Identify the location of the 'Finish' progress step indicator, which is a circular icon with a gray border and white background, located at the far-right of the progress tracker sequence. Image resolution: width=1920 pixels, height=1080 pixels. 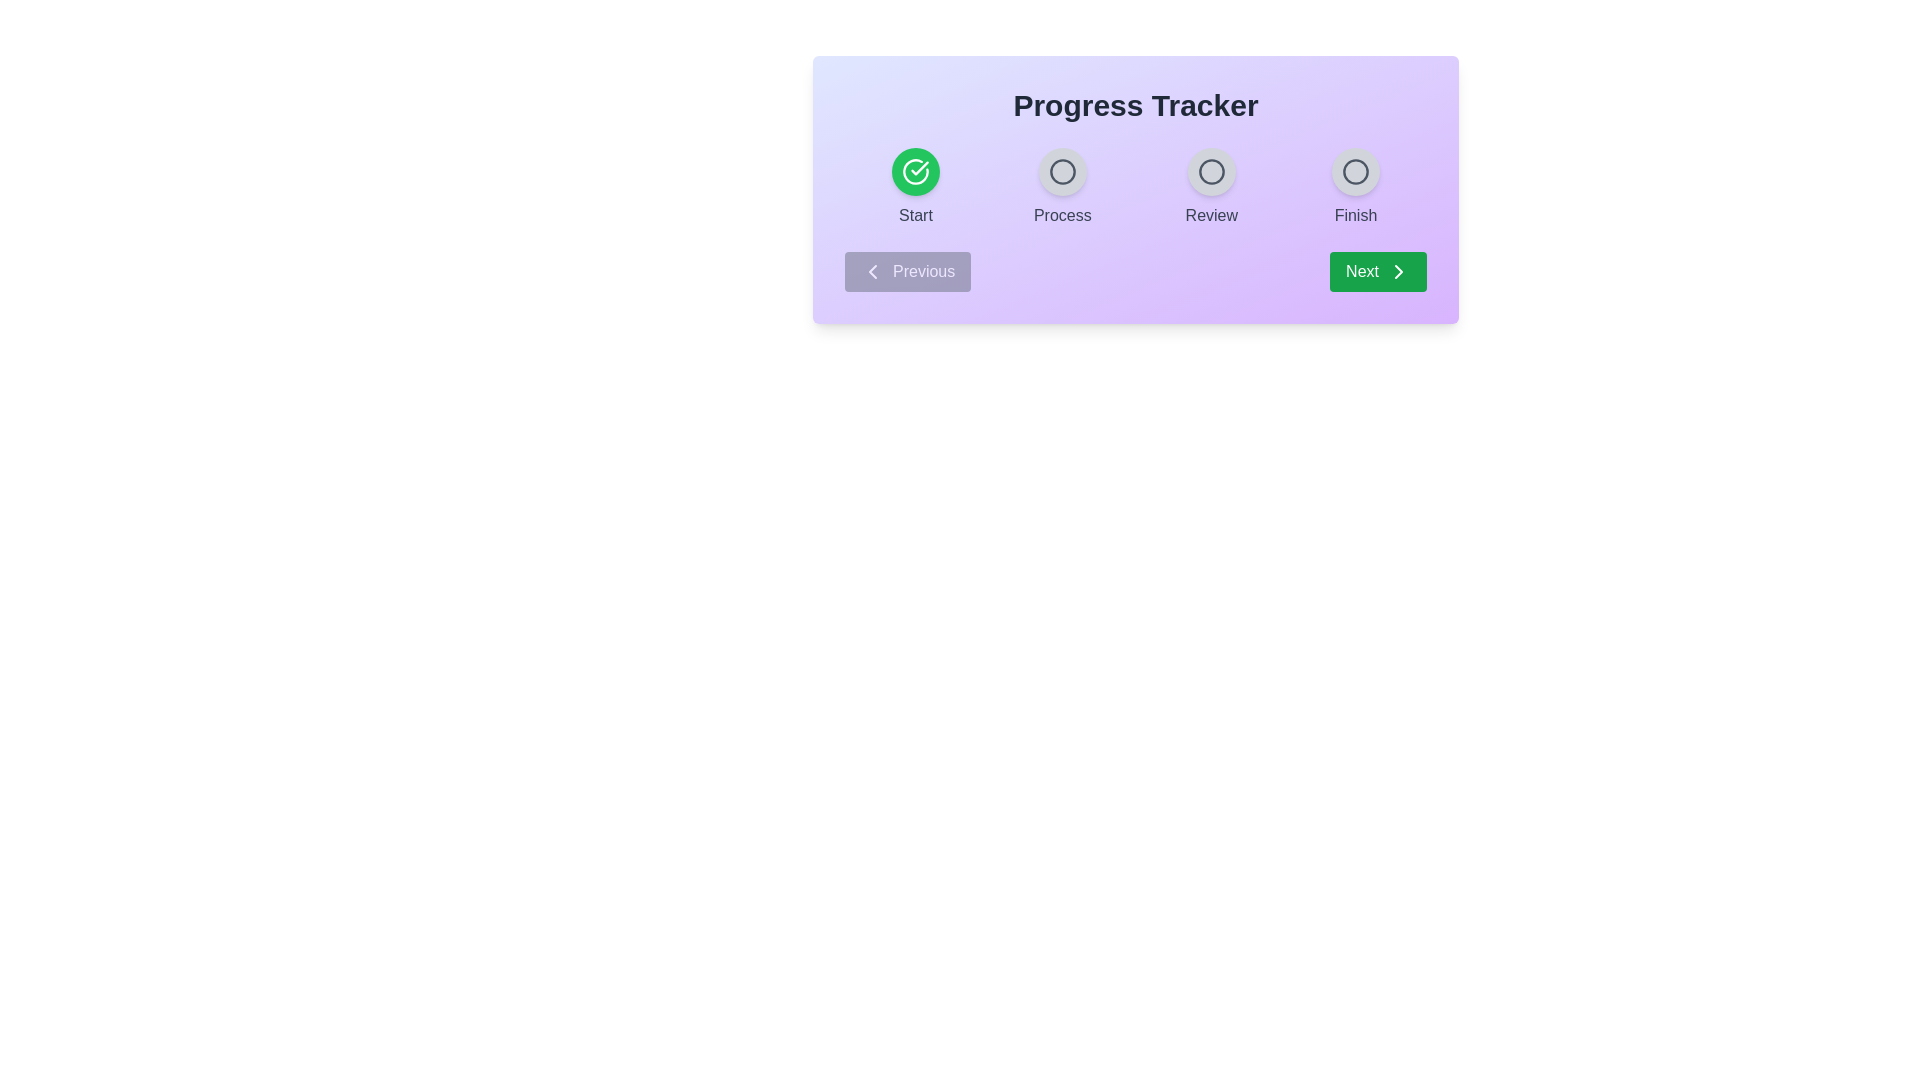
(1355, 188).